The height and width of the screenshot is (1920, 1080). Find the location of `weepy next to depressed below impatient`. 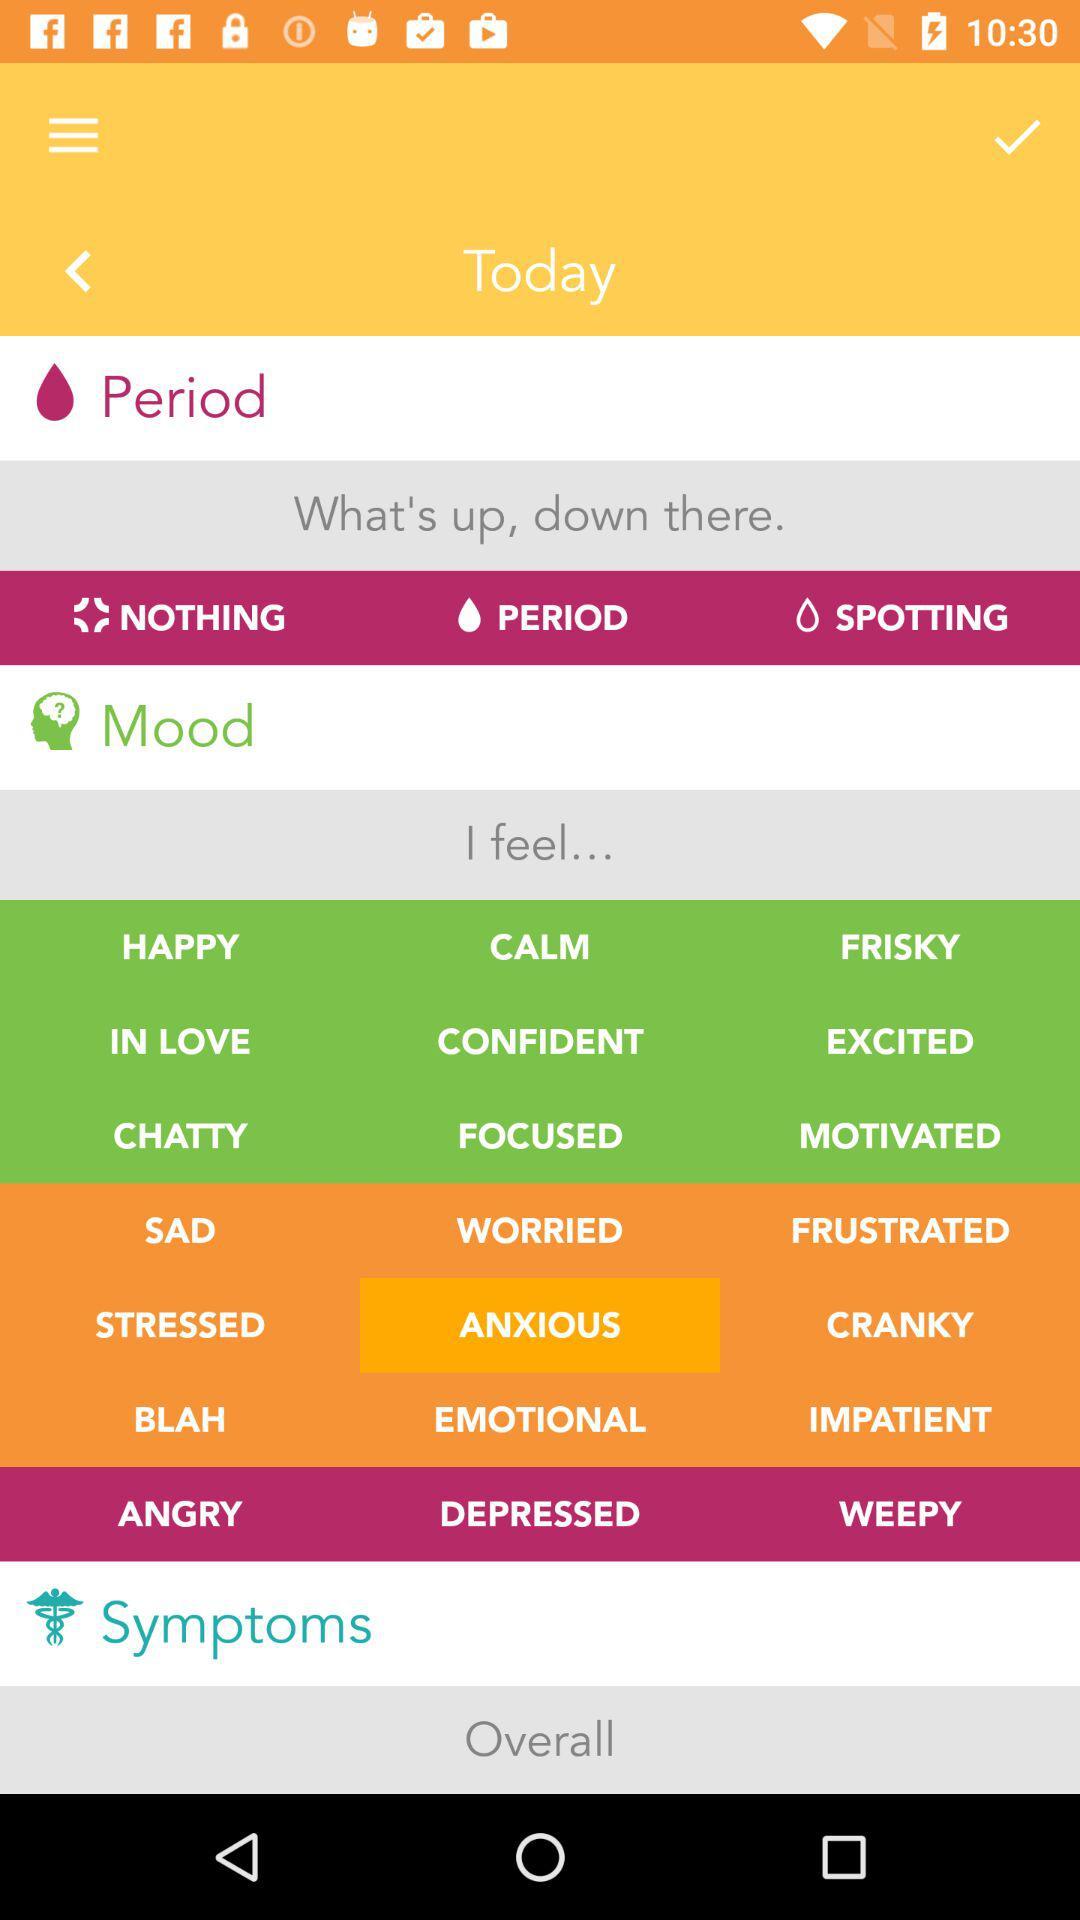

weepy next to depressed below impatient is located at coordinates (898, 1514).